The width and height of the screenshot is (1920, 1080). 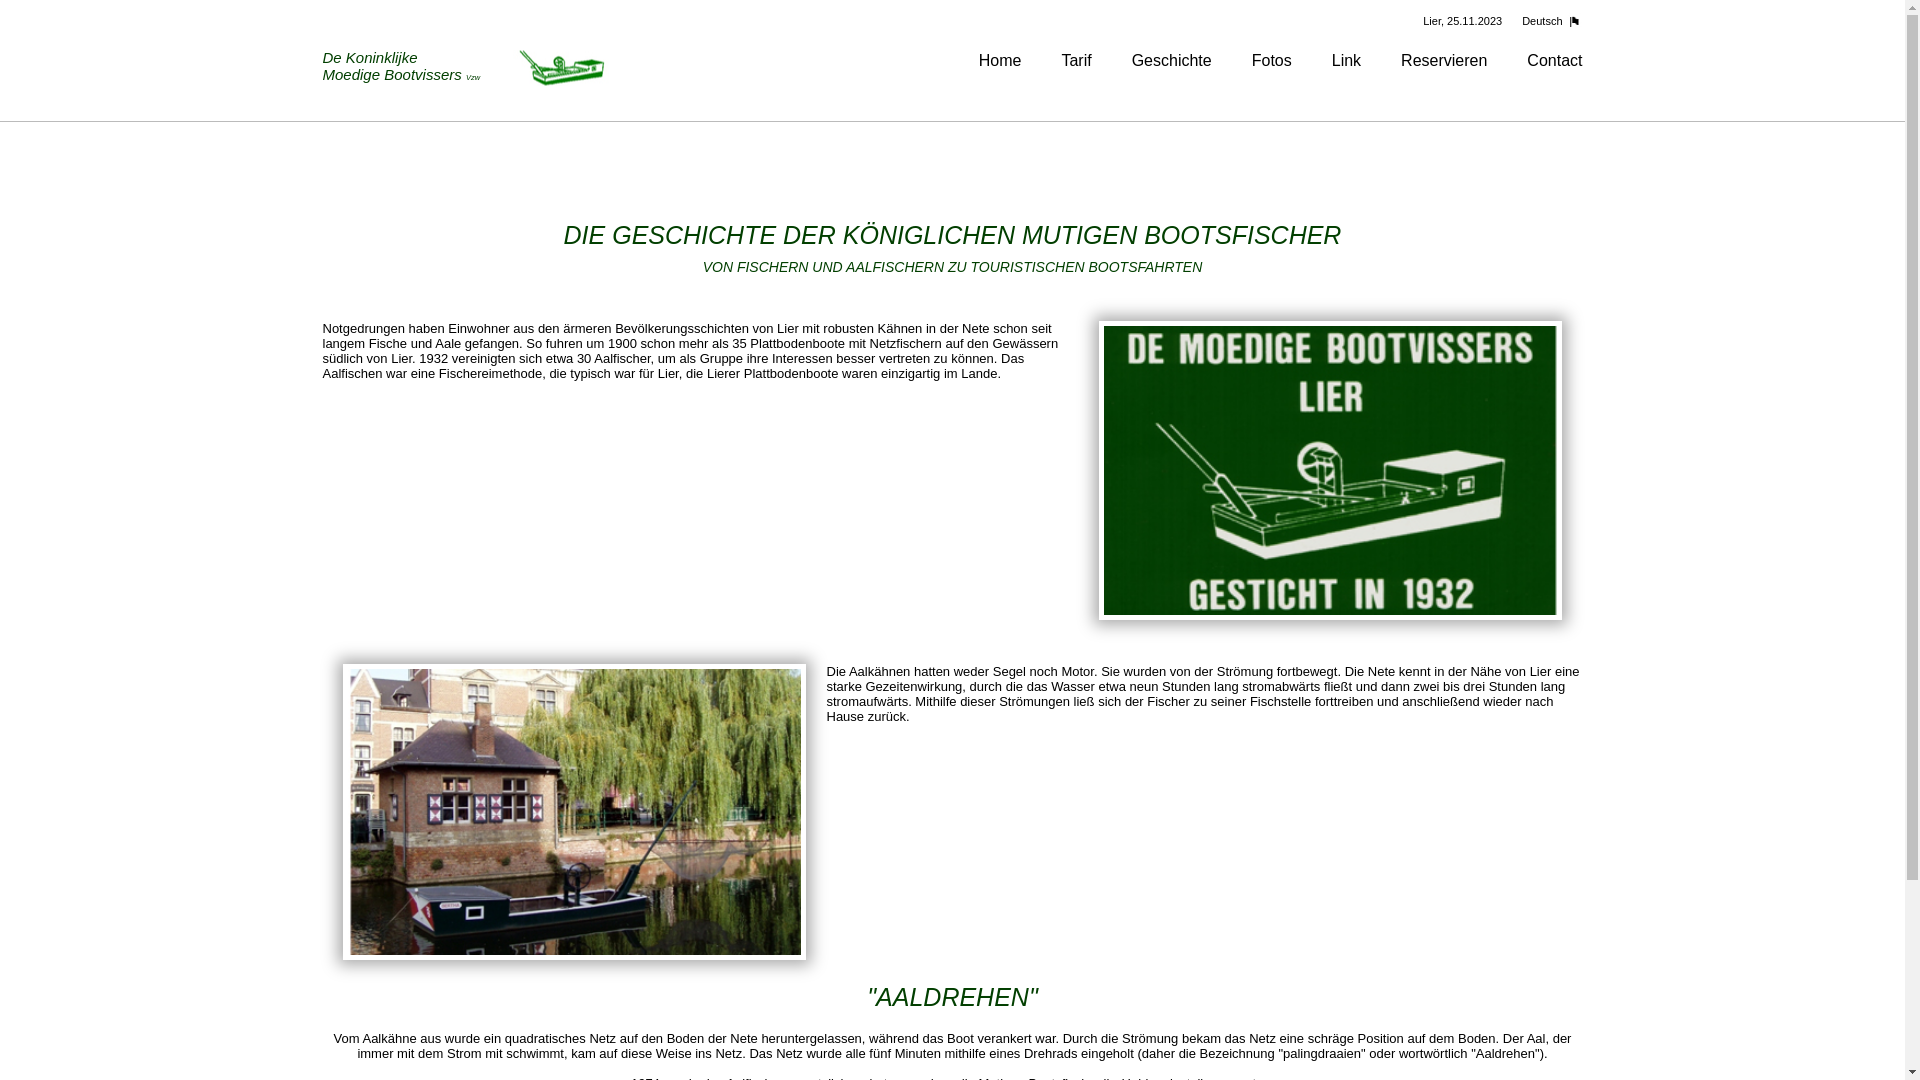 What do you see at coordinates (1346, 59) in the screenshot?
I see `'Link'` at bounding box center [1346, 59].